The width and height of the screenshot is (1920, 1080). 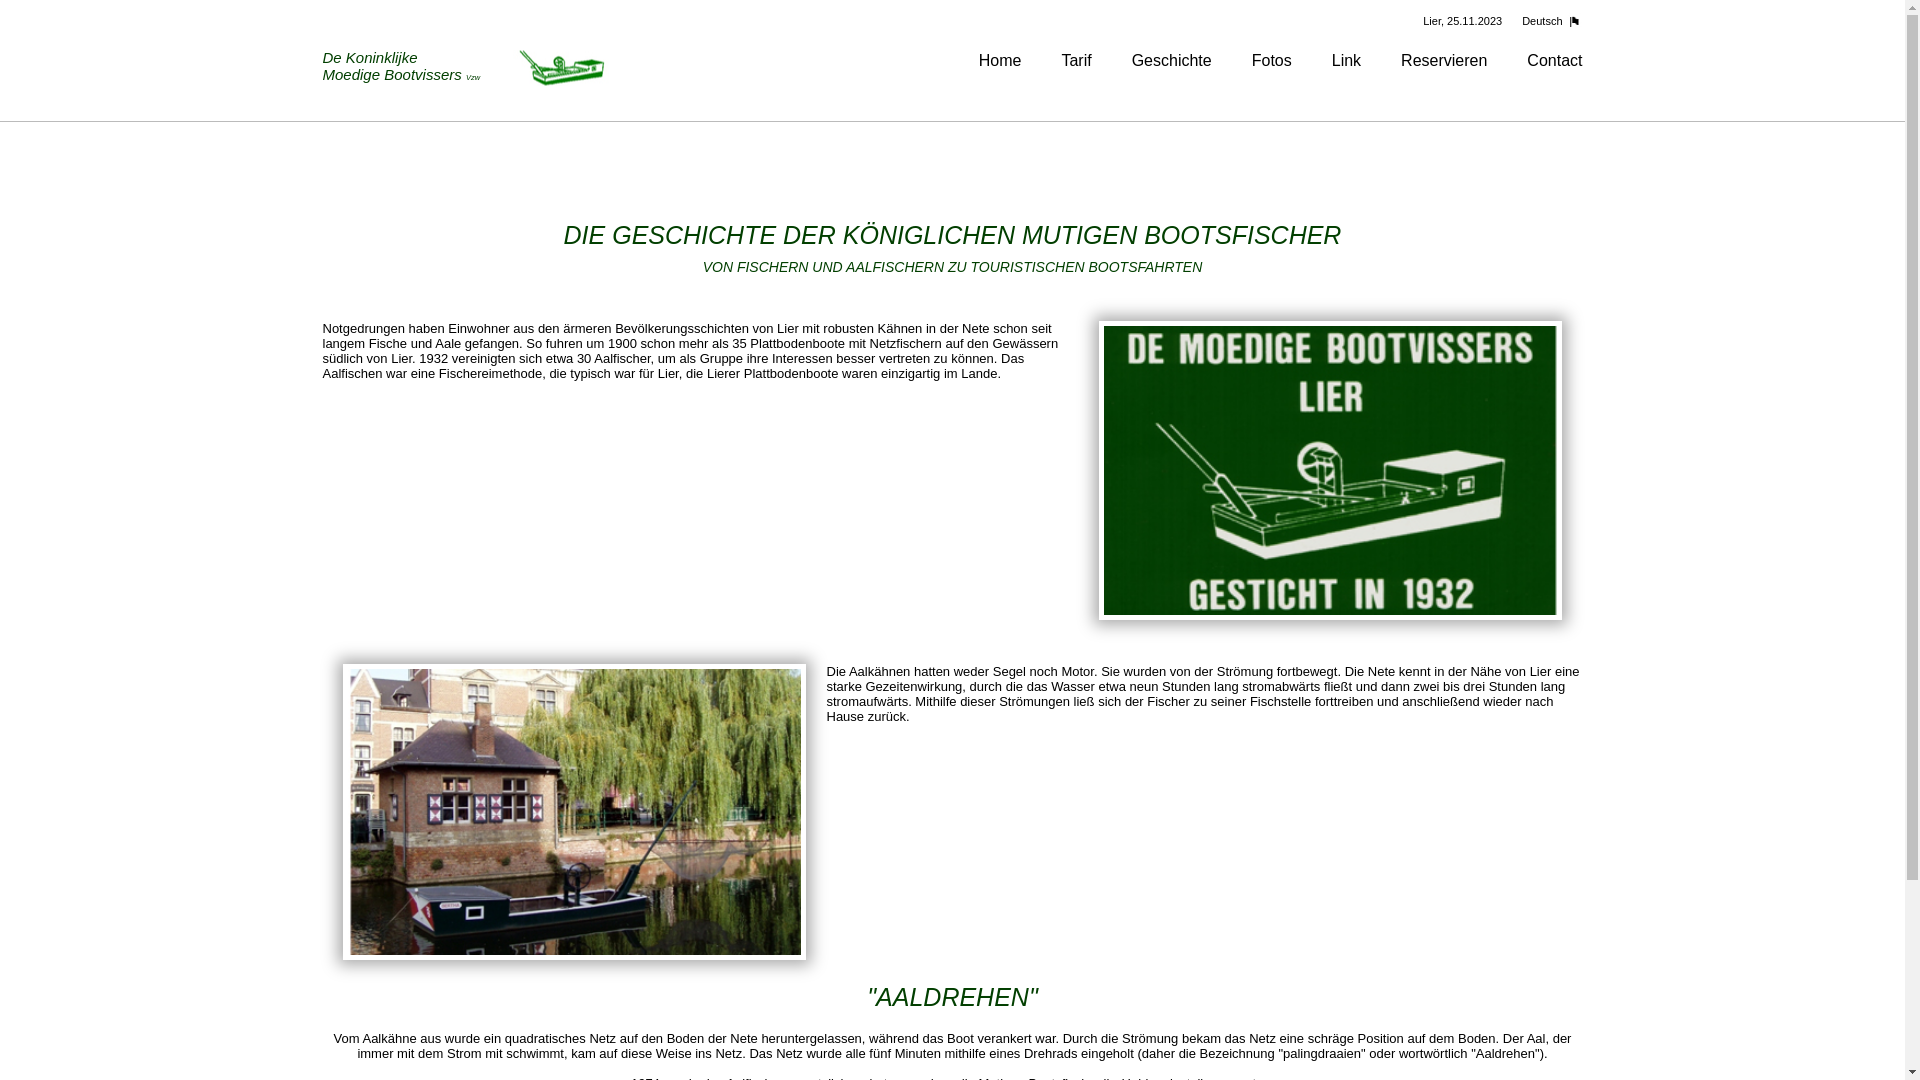 What do you see at coordinates (1346, 59) in the screenshot?
I see `'Link'` at bounding box center [1346, 59].